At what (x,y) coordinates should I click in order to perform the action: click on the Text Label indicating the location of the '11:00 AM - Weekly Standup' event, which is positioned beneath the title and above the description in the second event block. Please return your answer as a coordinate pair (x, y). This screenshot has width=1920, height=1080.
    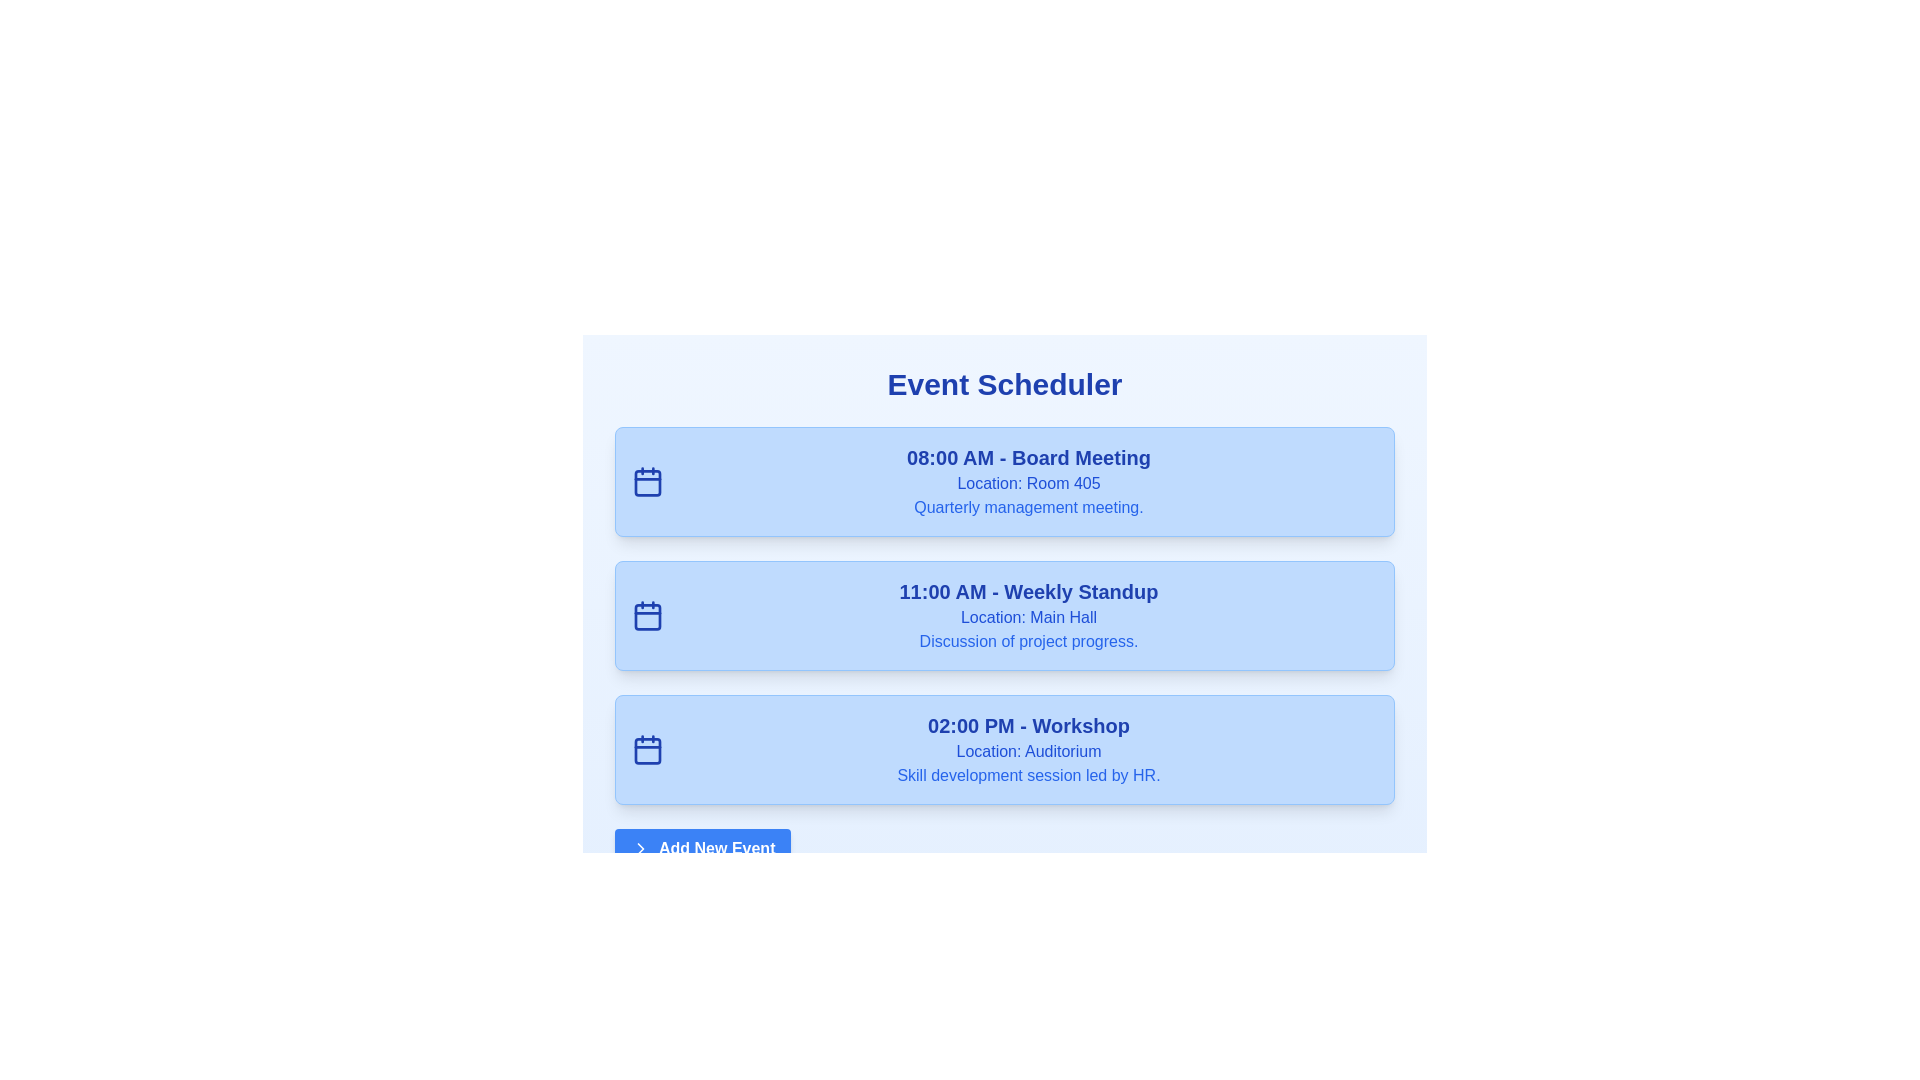
    Looking at the image, I should click on (1028, 616).